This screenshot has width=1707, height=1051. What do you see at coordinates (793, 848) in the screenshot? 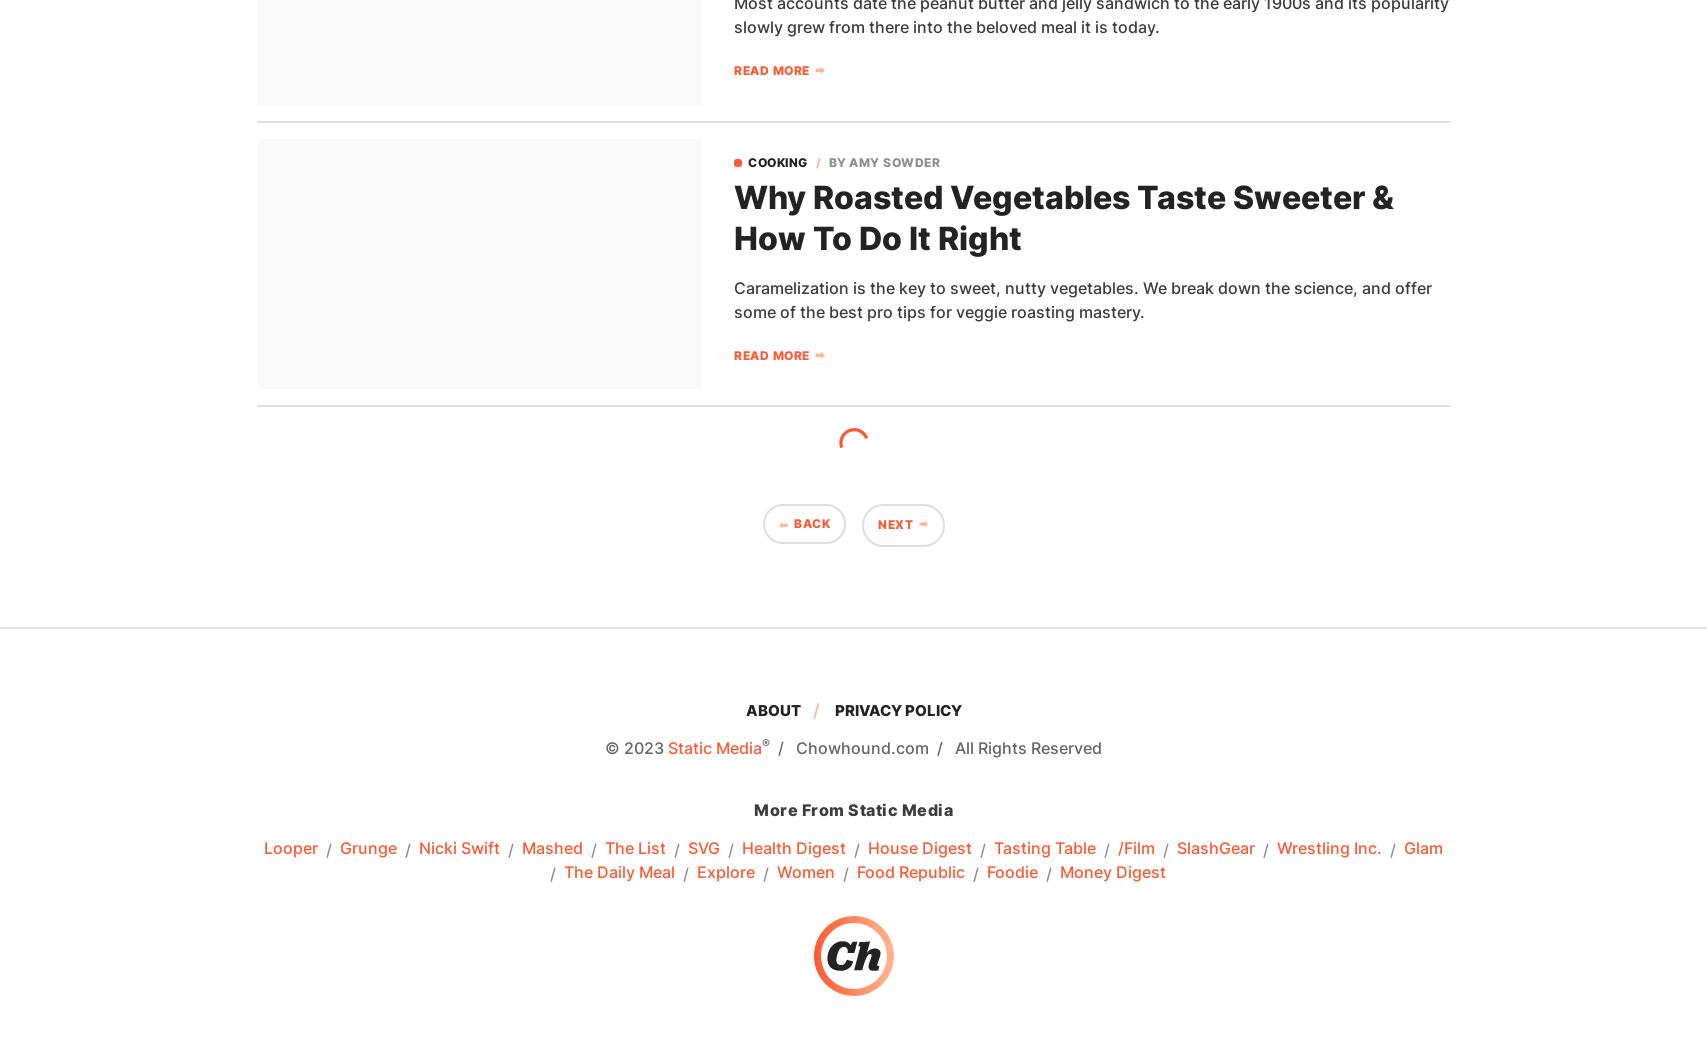
I see `'Health Digest'` at bounding box center [793, 848].